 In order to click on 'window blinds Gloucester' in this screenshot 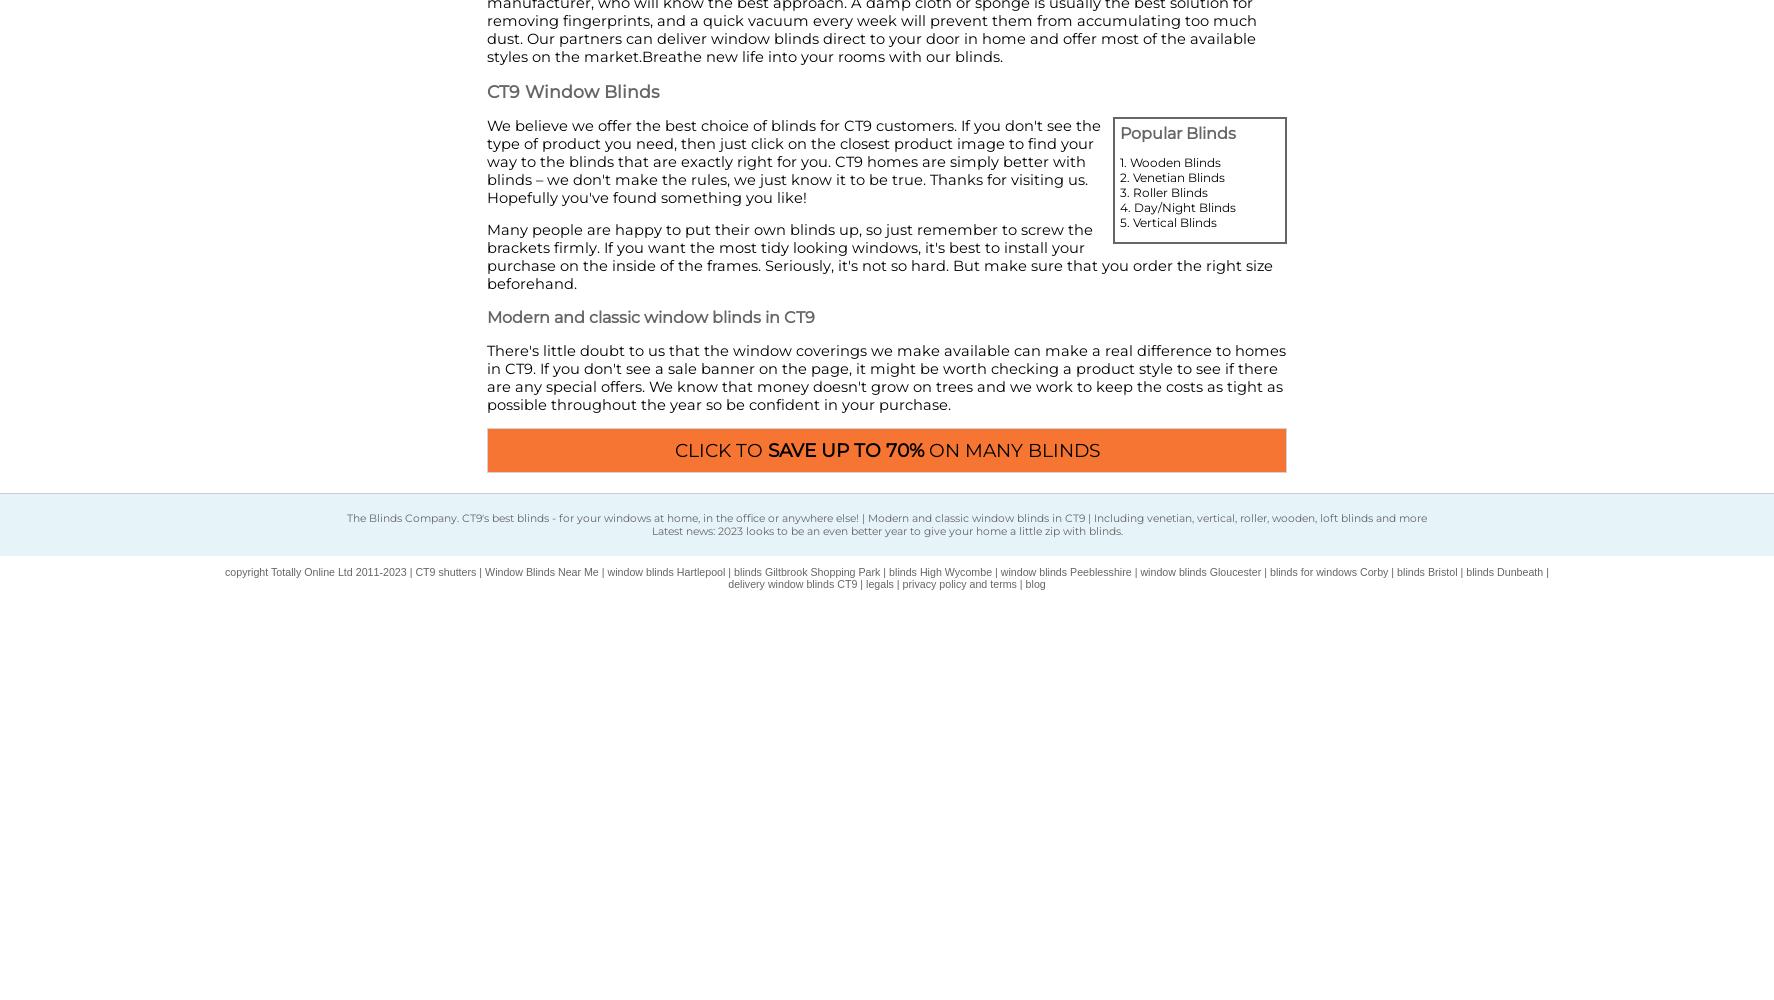, I will do `click(1200, 570)`.